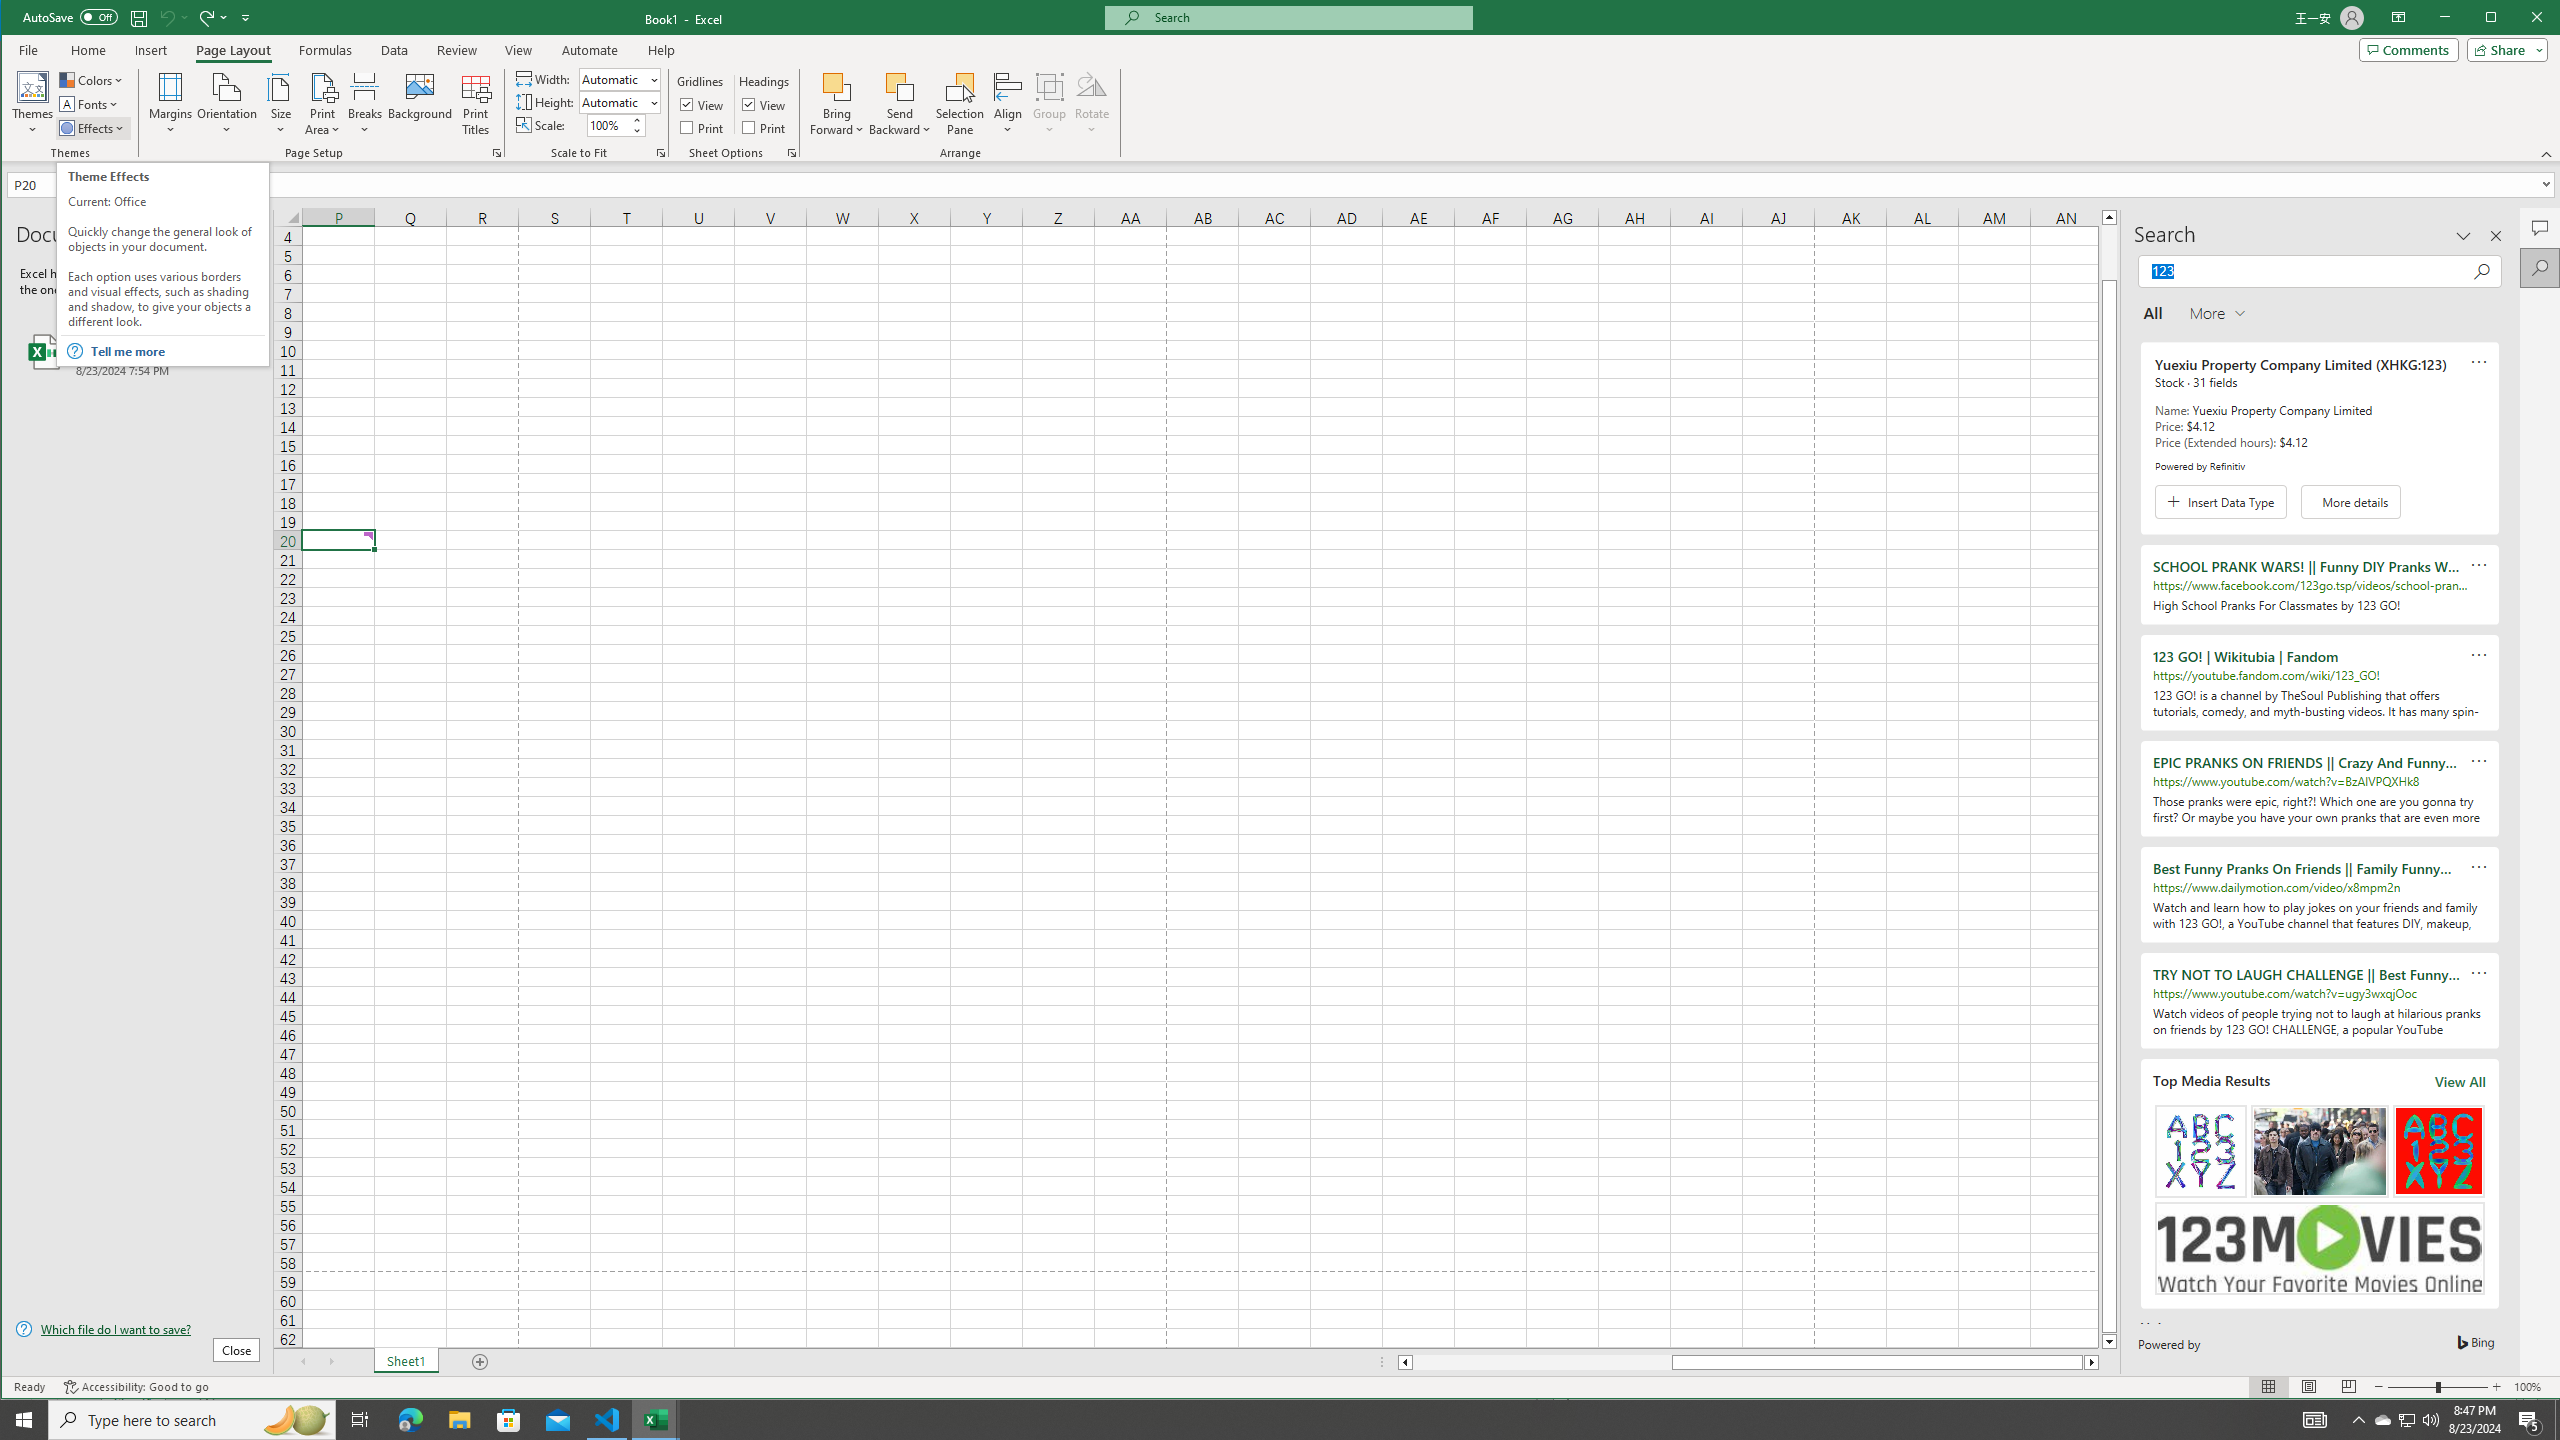  Describe the element at coordinates (476, 103) in the screenshot. I see `'Print Titles'` at that location.